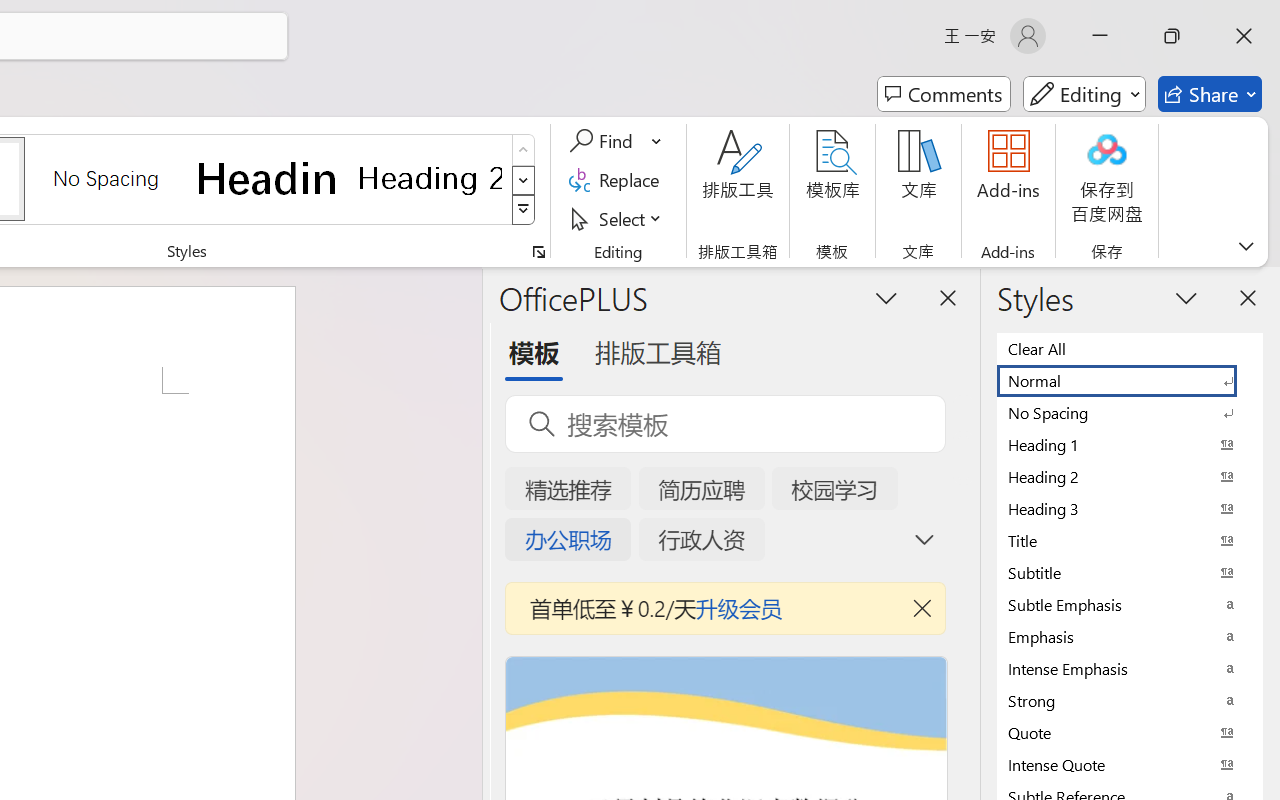  I want to click on 'Class: NetUIImage', so click(524, 210).